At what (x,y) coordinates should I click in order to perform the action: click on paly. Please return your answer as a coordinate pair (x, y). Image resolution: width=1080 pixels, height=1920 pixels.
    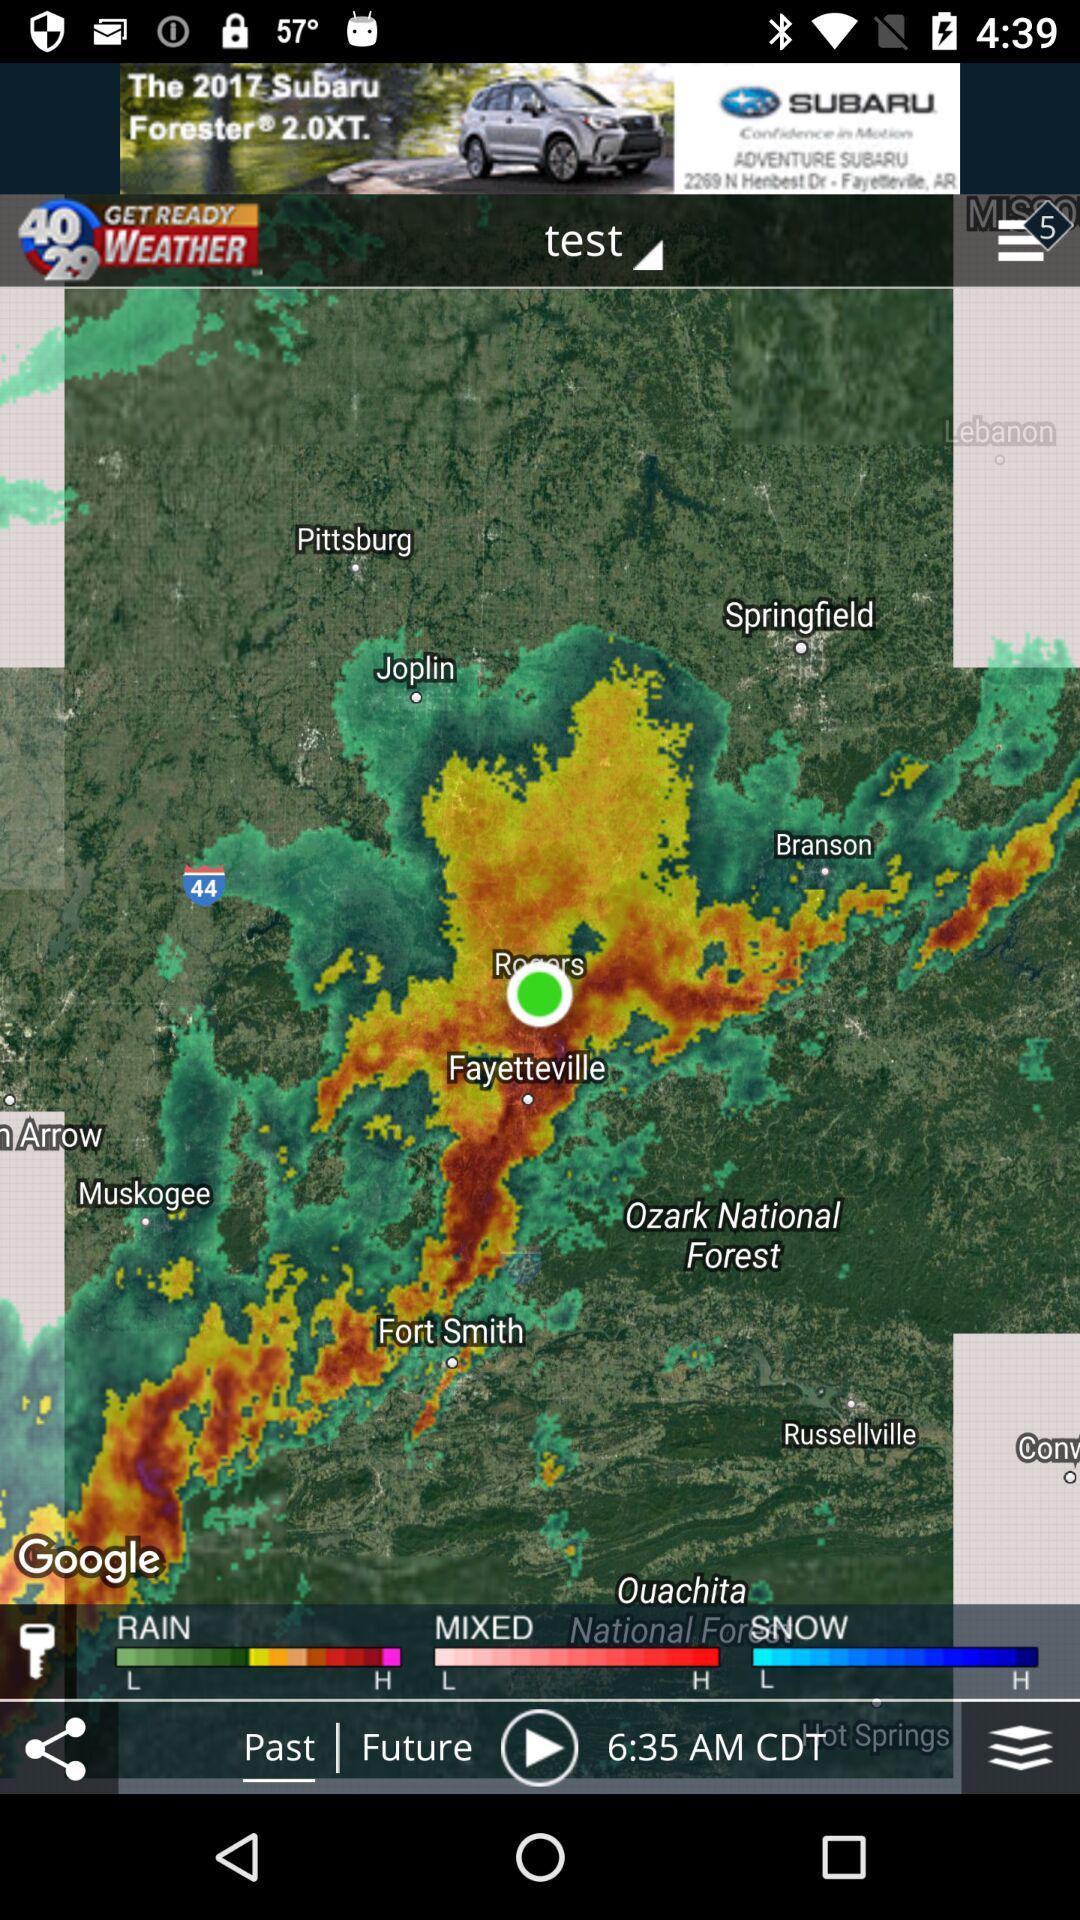
    Looking at the image, I should click on (538, 1746).